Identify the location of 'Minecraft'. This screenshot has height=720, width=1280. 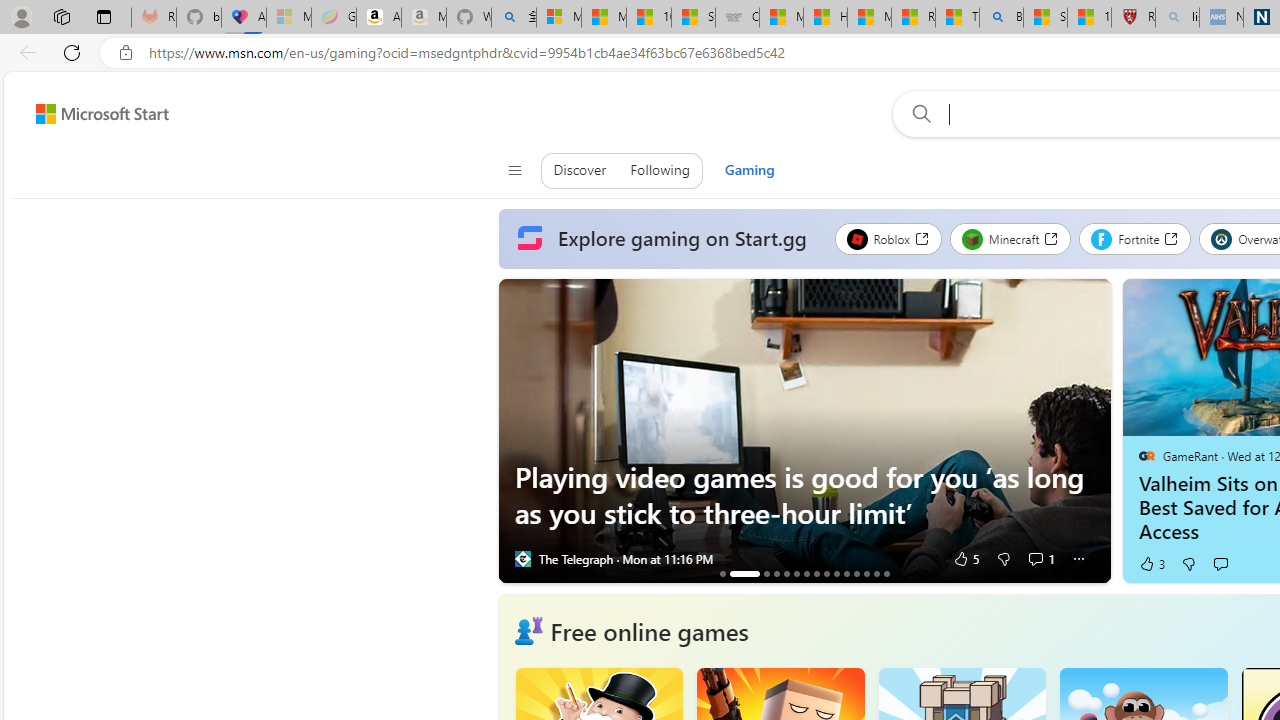
(1010, 238).